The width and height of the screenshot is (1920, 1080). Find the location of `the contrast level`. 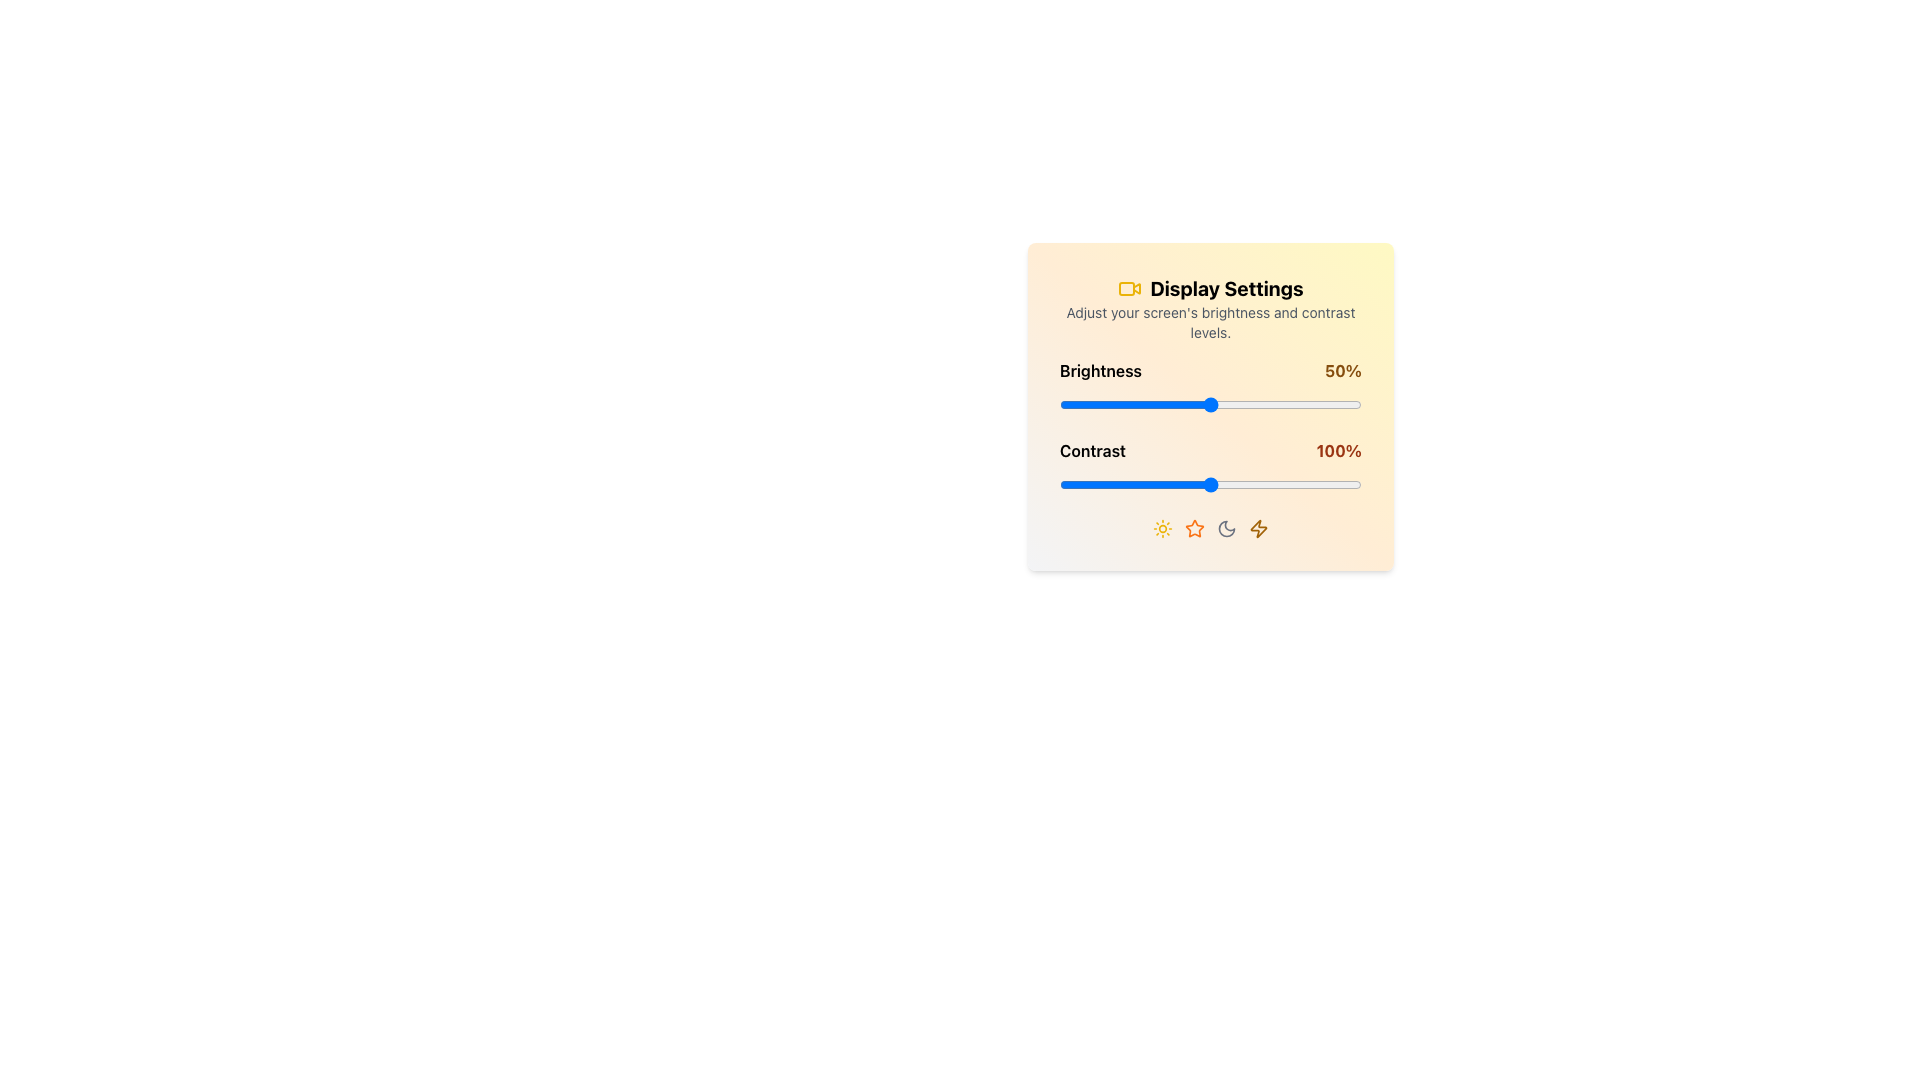

the contrast level is located at coordinates (1202, 485).